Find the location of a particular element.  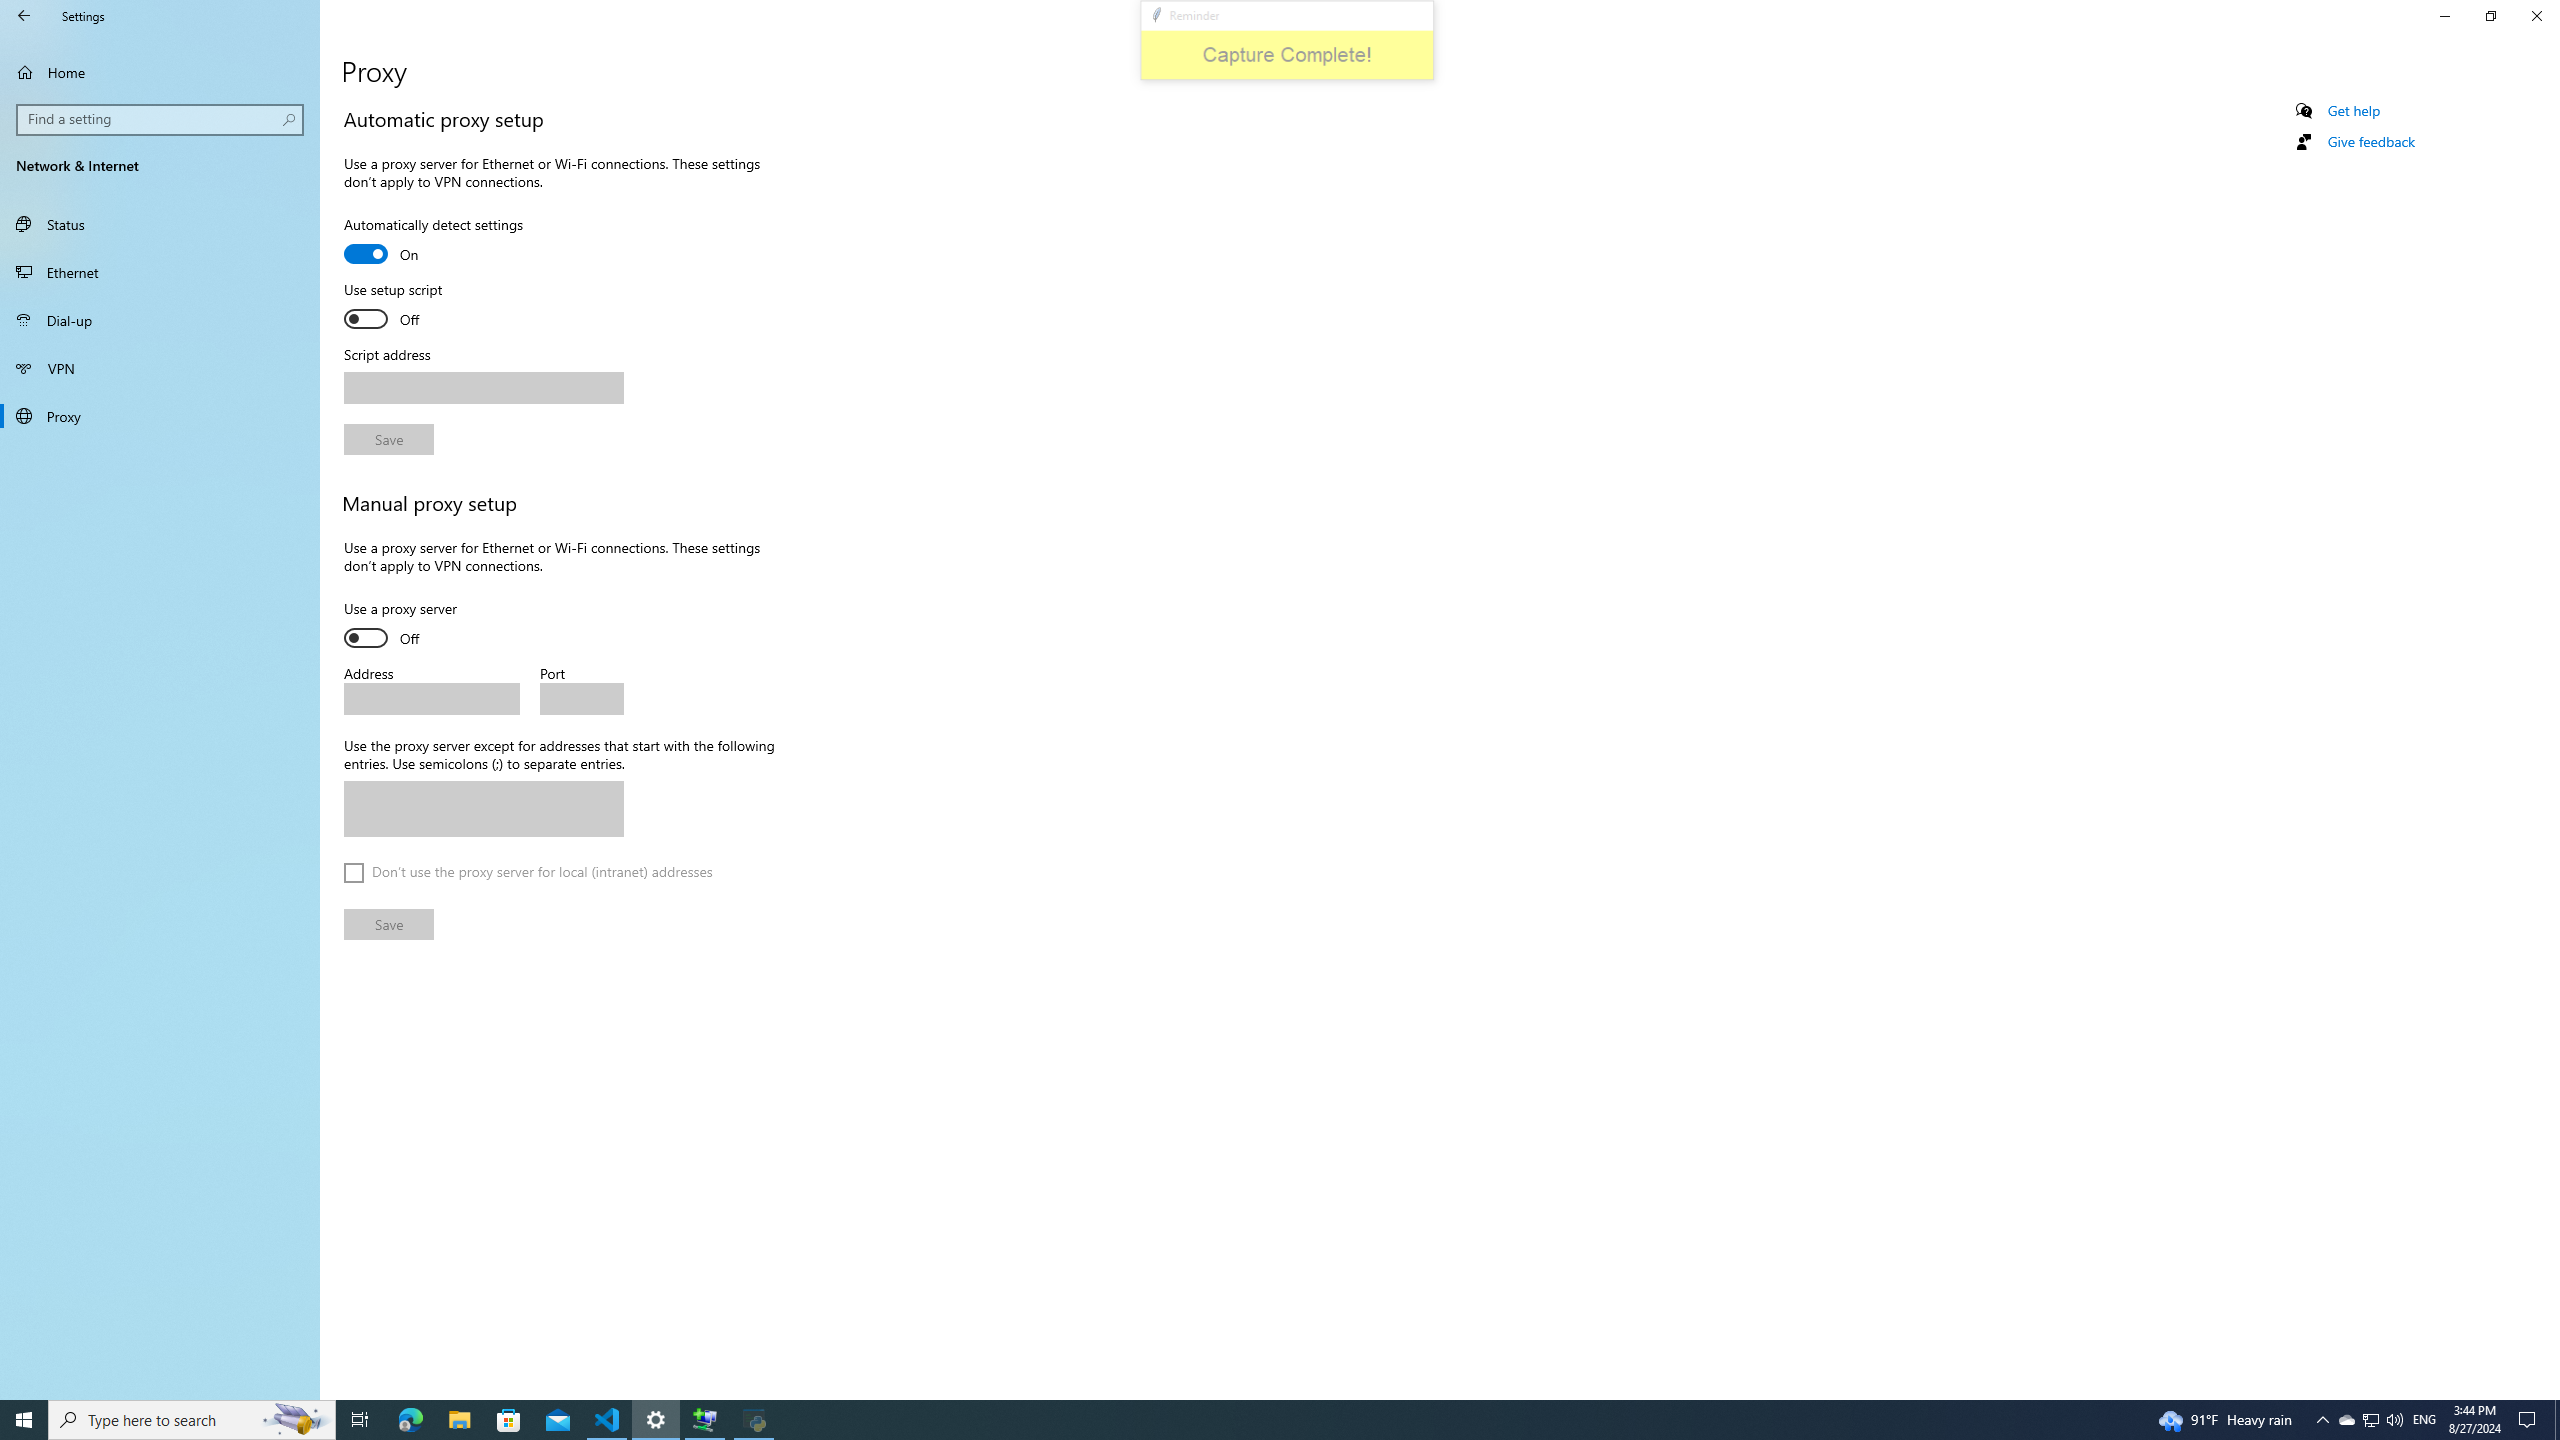

'Ethernet' is located at coordinates (159, 271).